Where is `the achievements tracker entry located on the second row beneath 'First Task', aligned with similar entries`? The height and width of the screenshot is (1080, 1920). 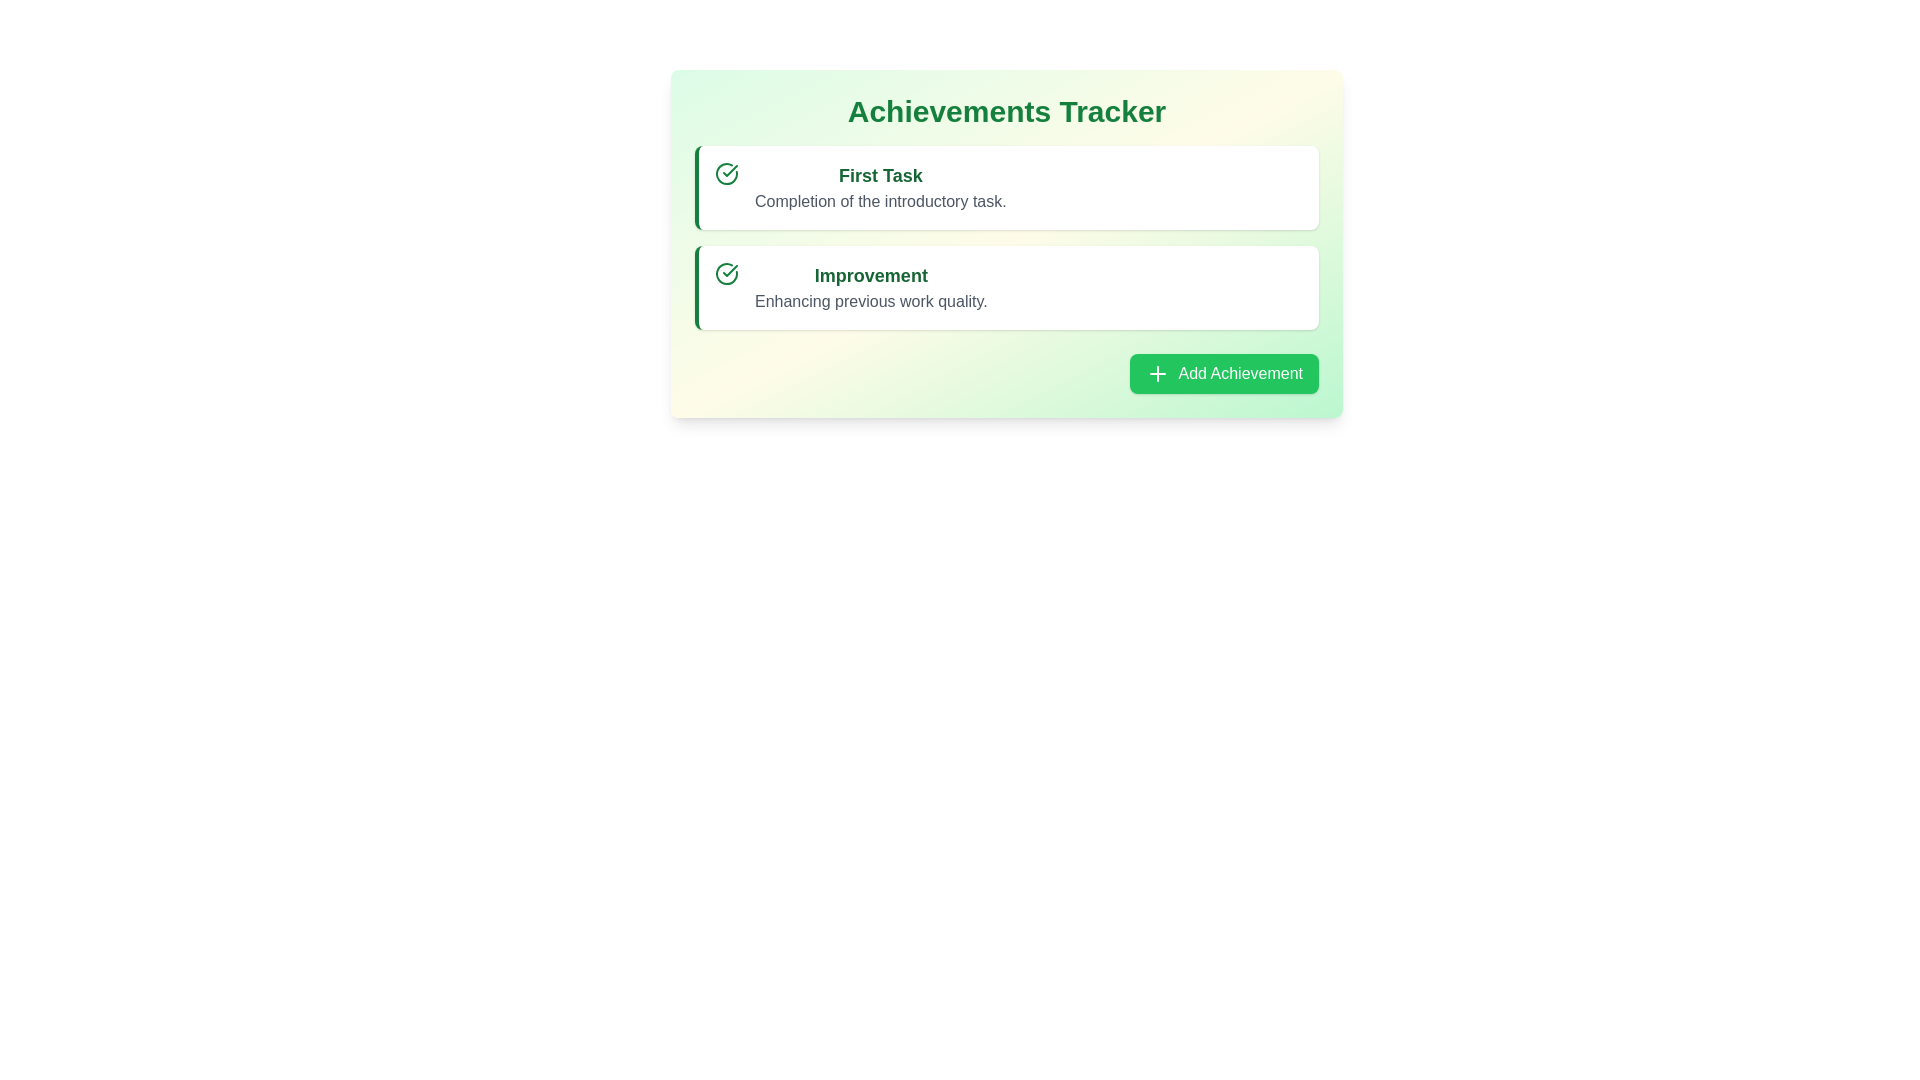 the achievements tracker entry located on the second row beneath 'First Task', aligned with similar entries is located at coordinates (871, 288).